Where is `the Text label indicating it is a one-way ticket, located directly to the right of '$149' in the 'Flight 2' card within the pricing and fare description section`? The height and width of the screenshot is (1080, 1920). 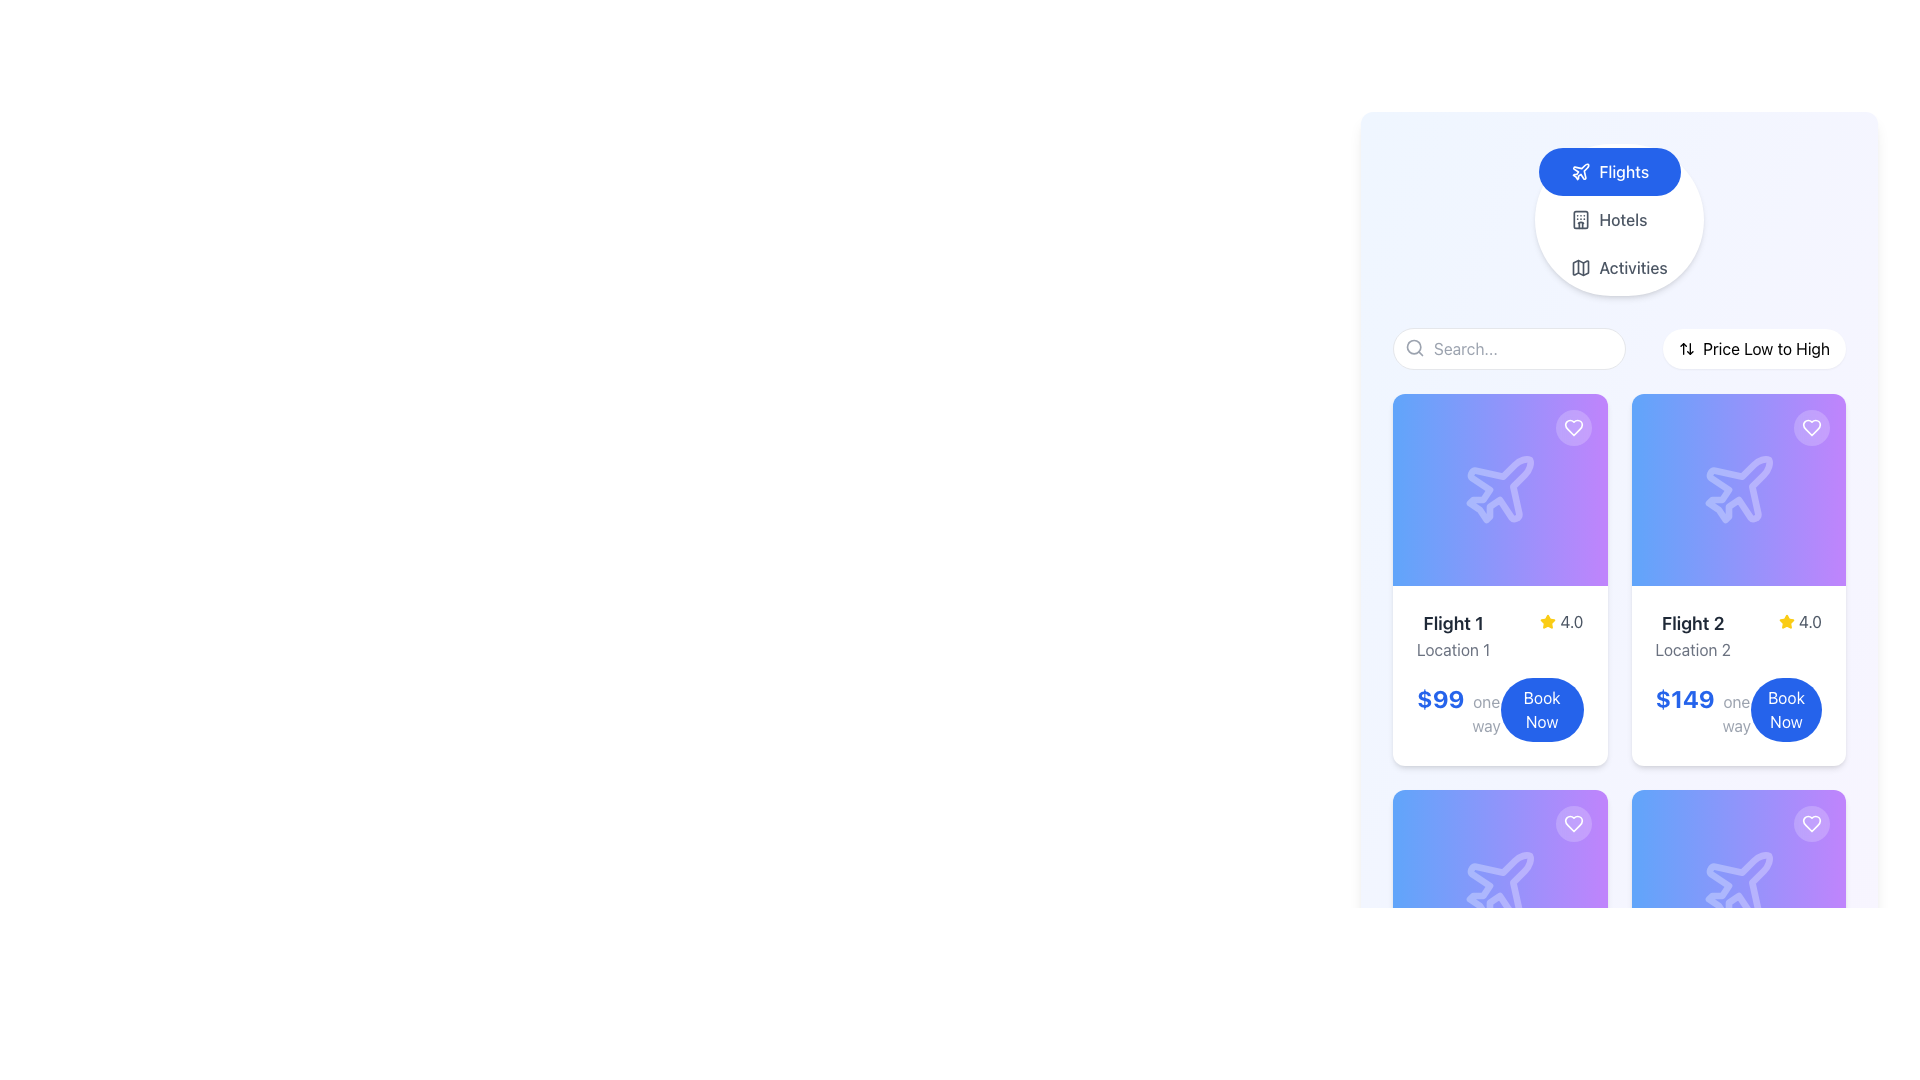 the Text label indicating it is a one-way ticket, located directly to the right of '$149' in the 'Flight 2' card within the pricing and fare description section is located at coordinates (1735, 712).